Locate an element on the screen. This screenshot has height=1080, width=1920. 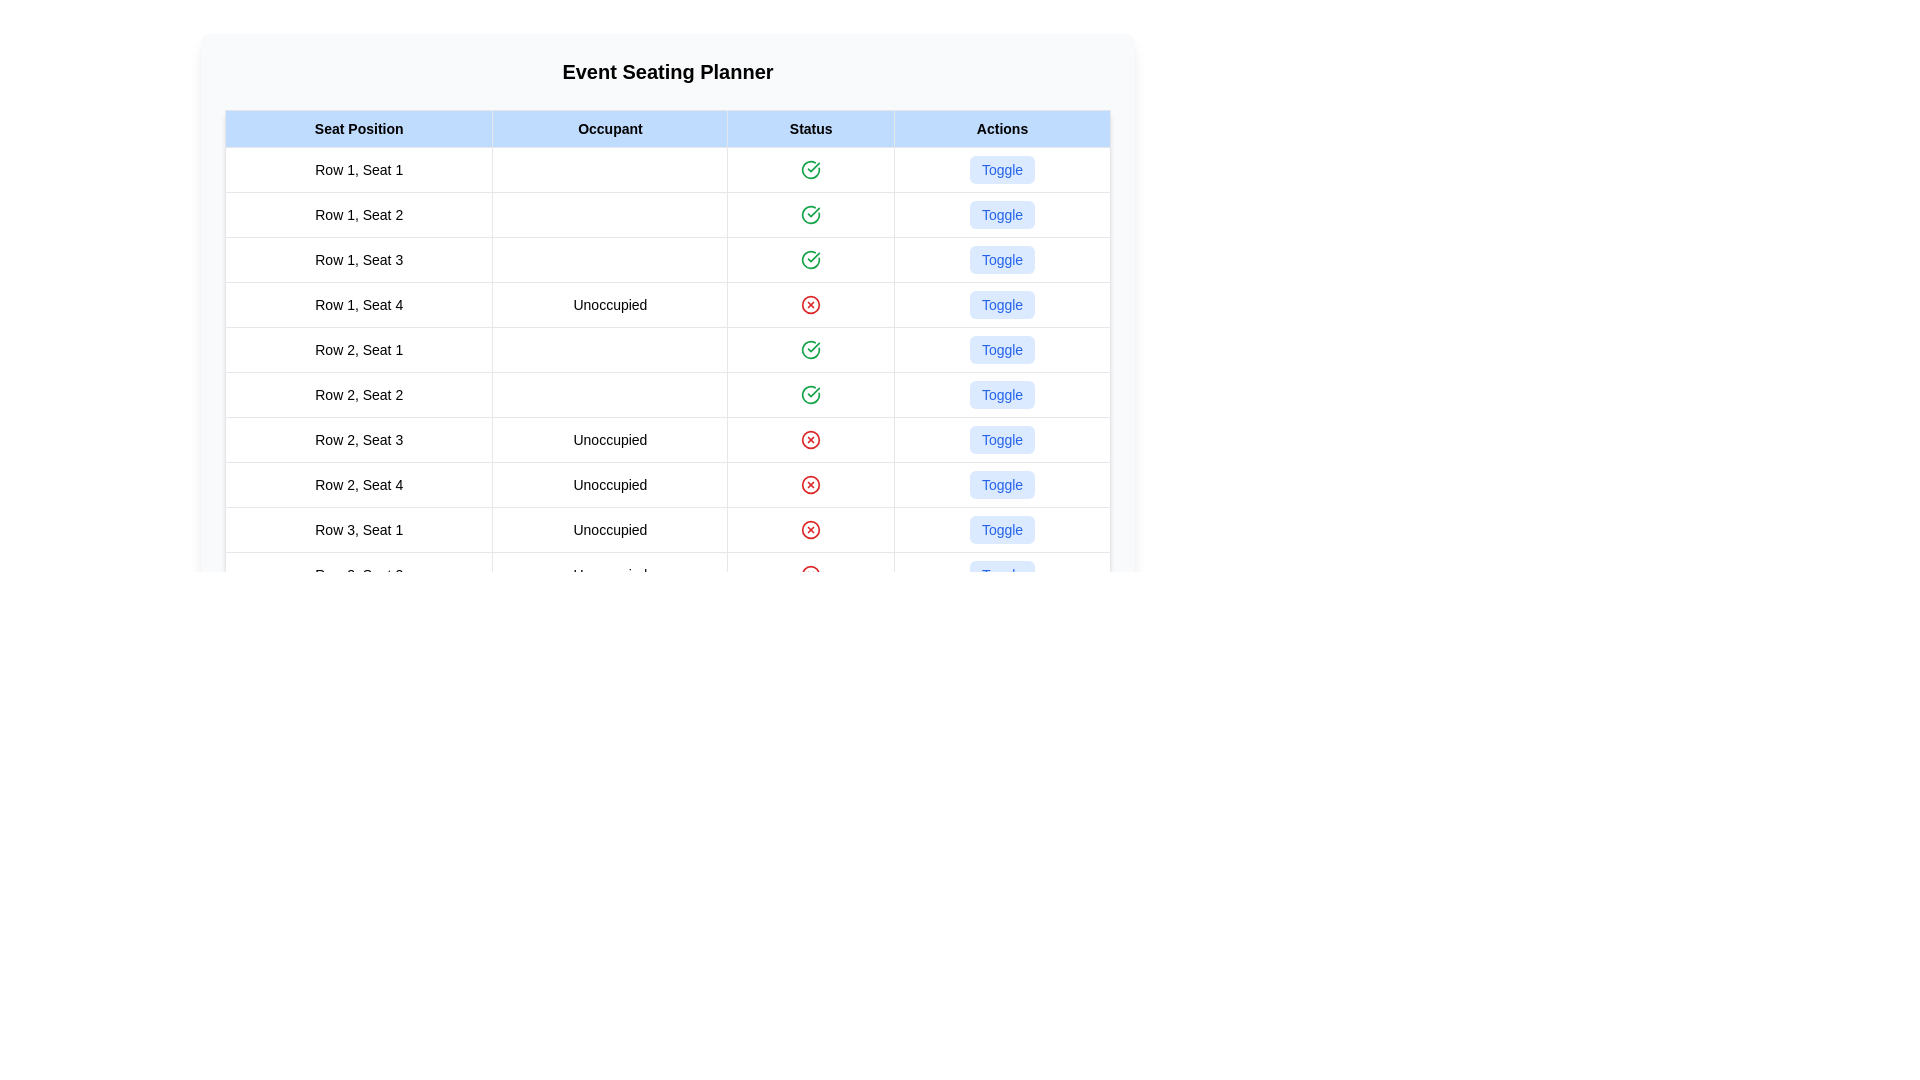
the text label displaying 'Unoccupied', which is located in the second row and third column of the table is located at coordinates (609, 438).